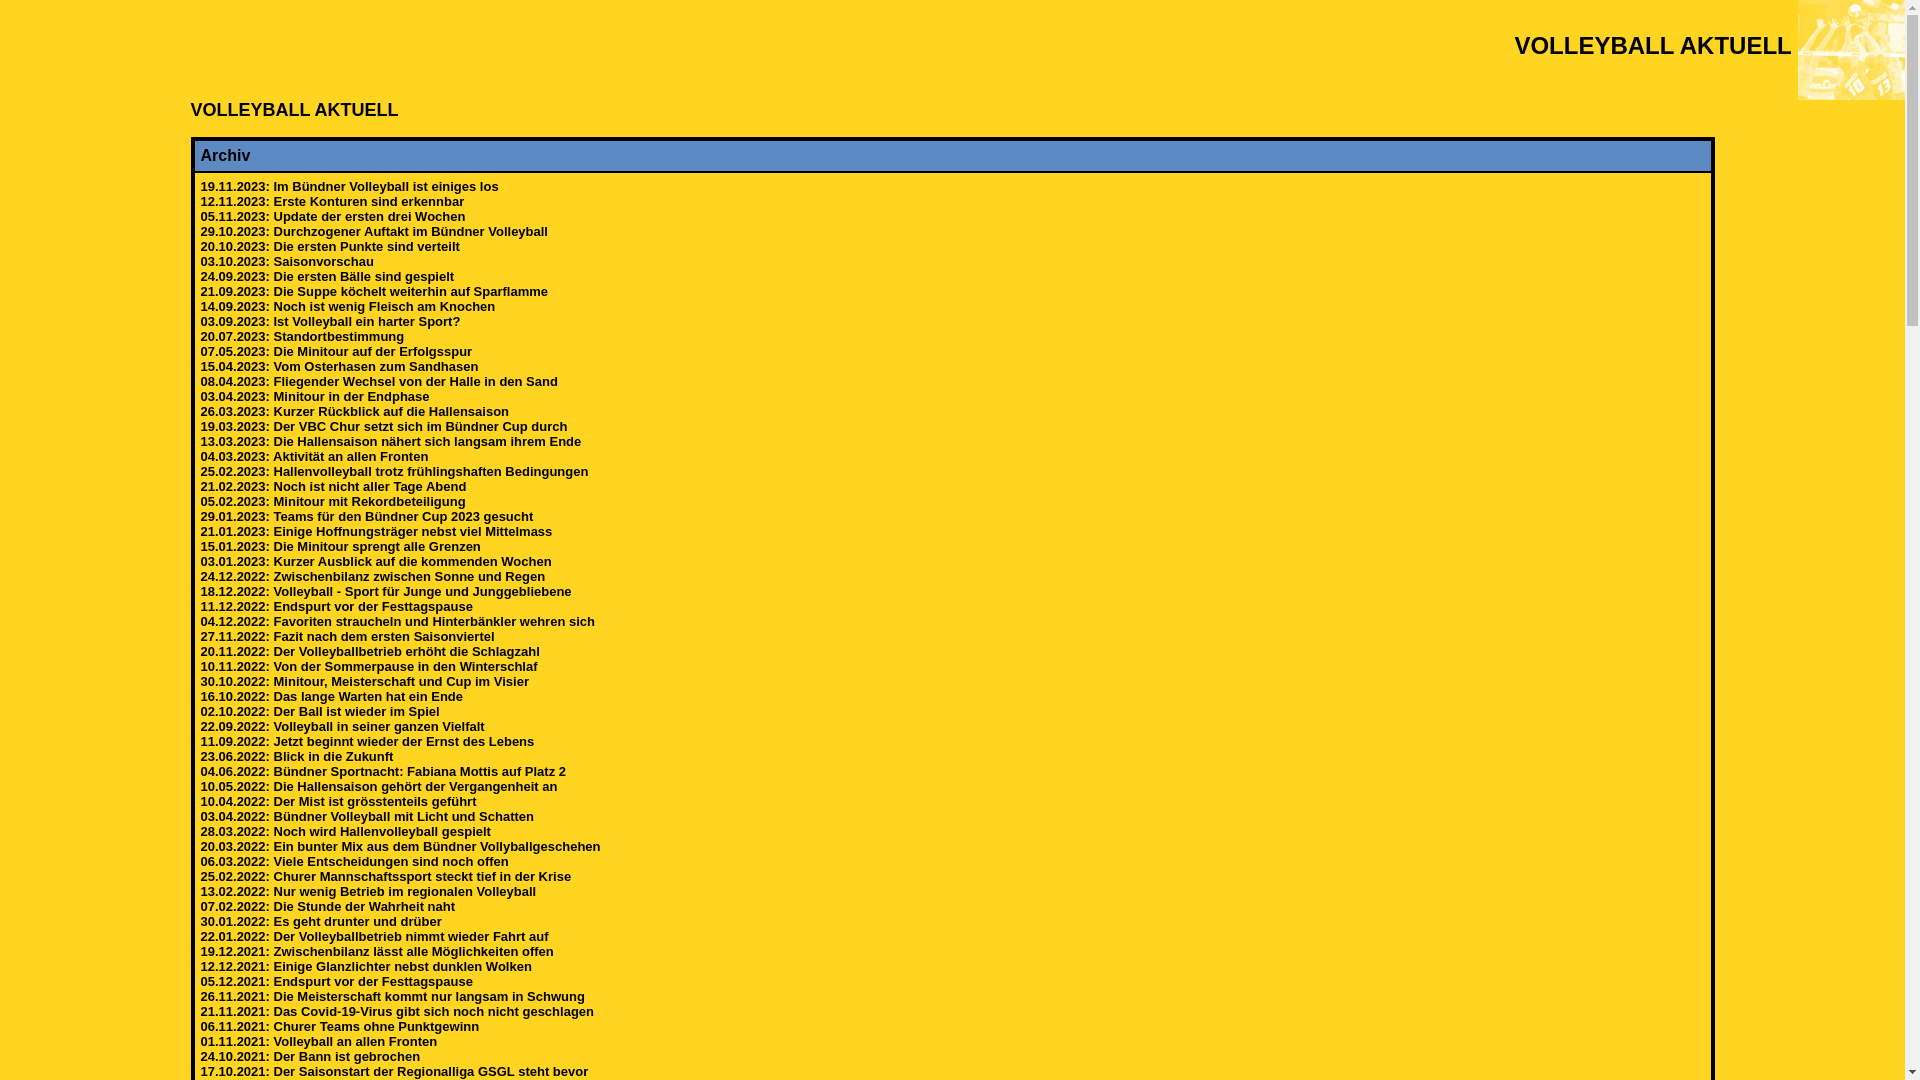 The image size is (1920, 1080). I want to click on '03.10.2023: Saisonvorschau', so click(285, 260).